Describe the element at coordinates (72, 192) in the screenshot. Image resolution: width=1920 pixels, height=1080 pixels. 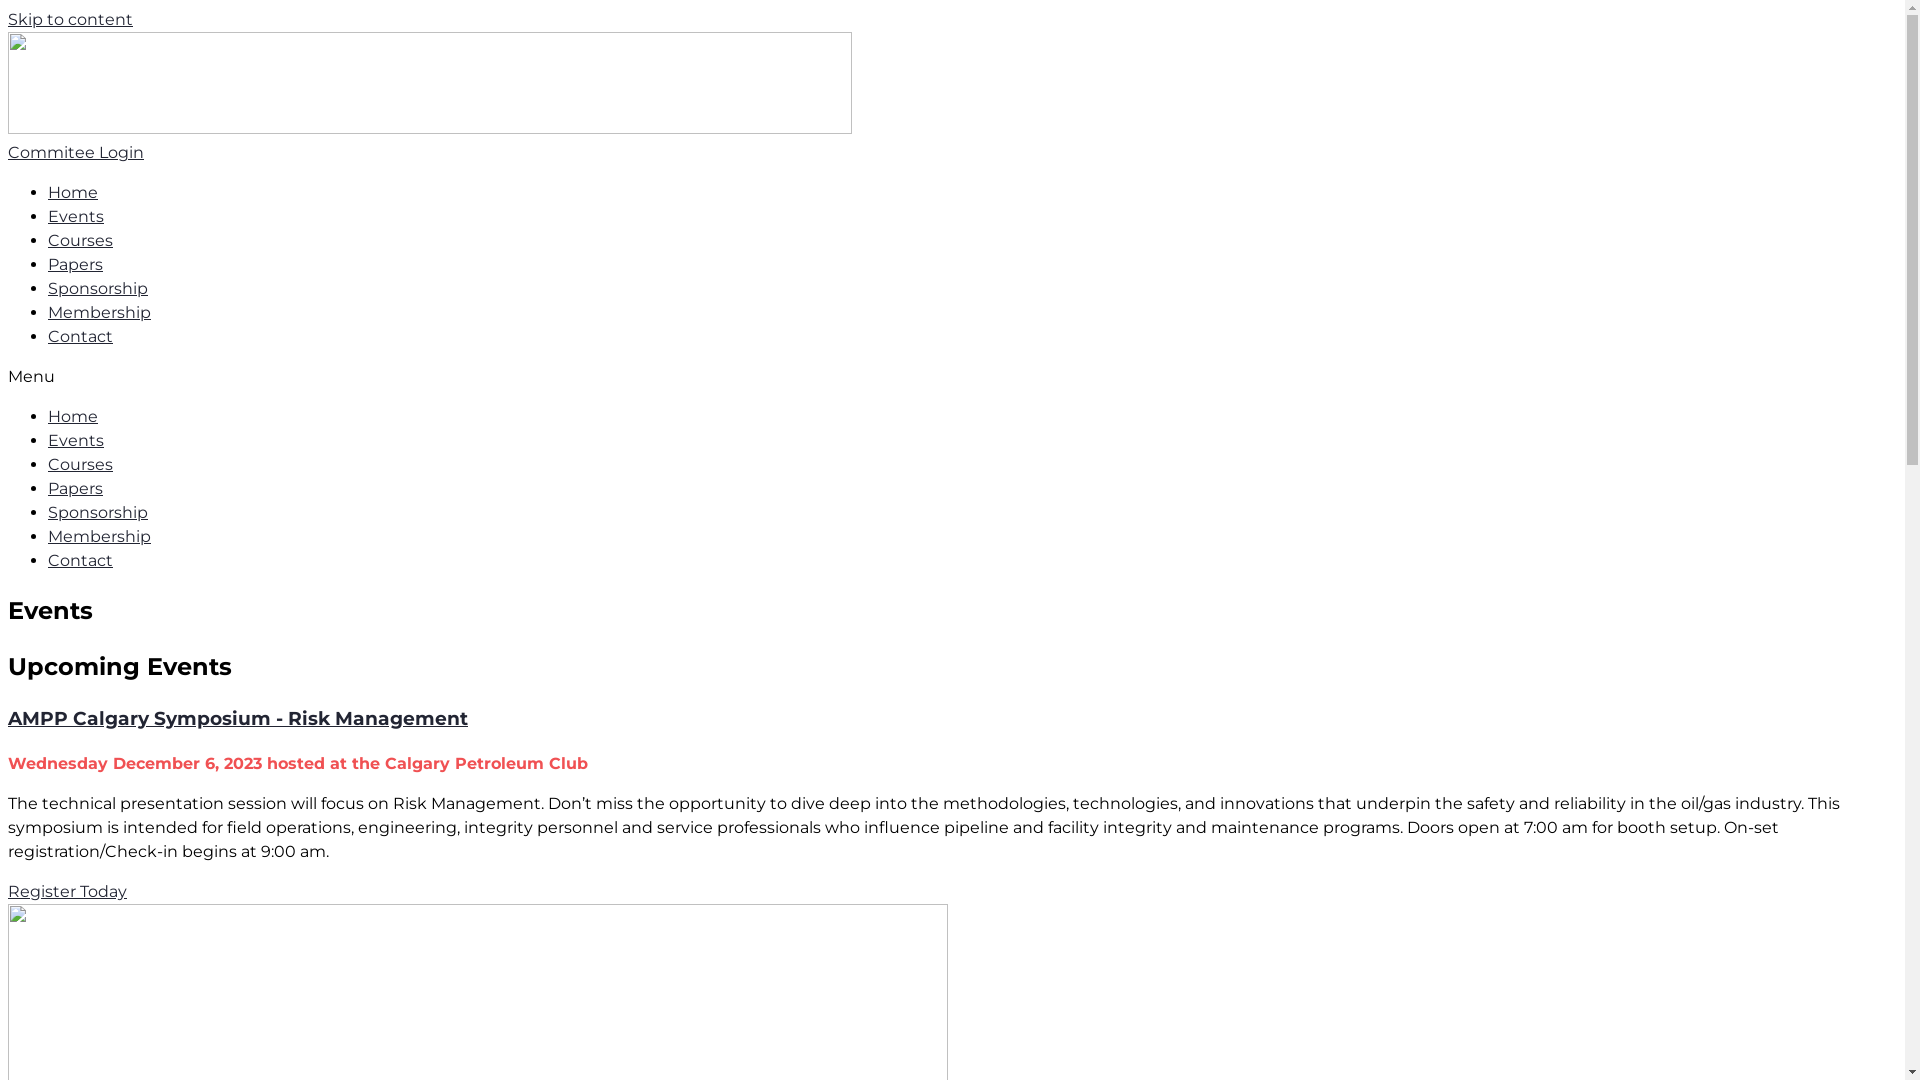
I see `'Home'` at that location.